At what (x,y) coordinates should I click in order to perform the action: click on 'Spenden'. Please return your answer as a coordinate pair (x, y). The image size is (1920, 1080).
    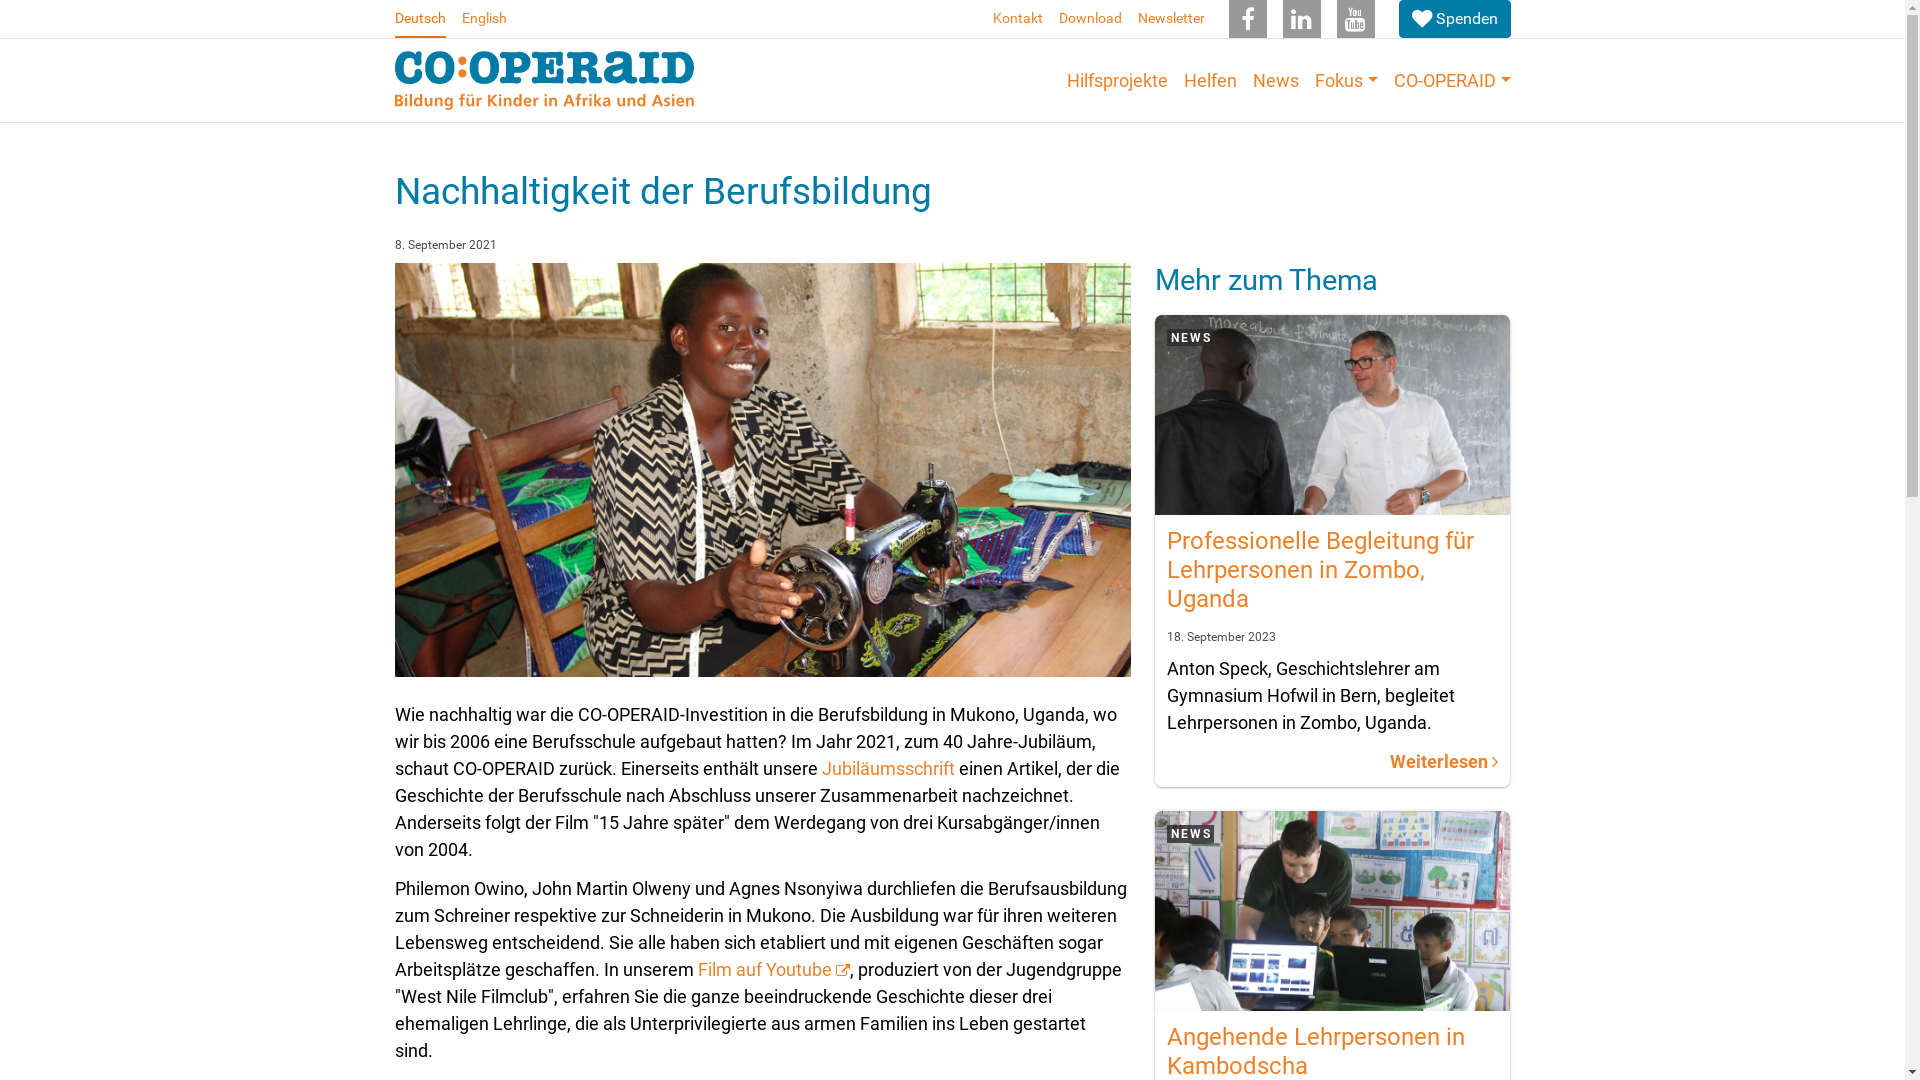
    Looking at the image, I should click on (1454, 19).